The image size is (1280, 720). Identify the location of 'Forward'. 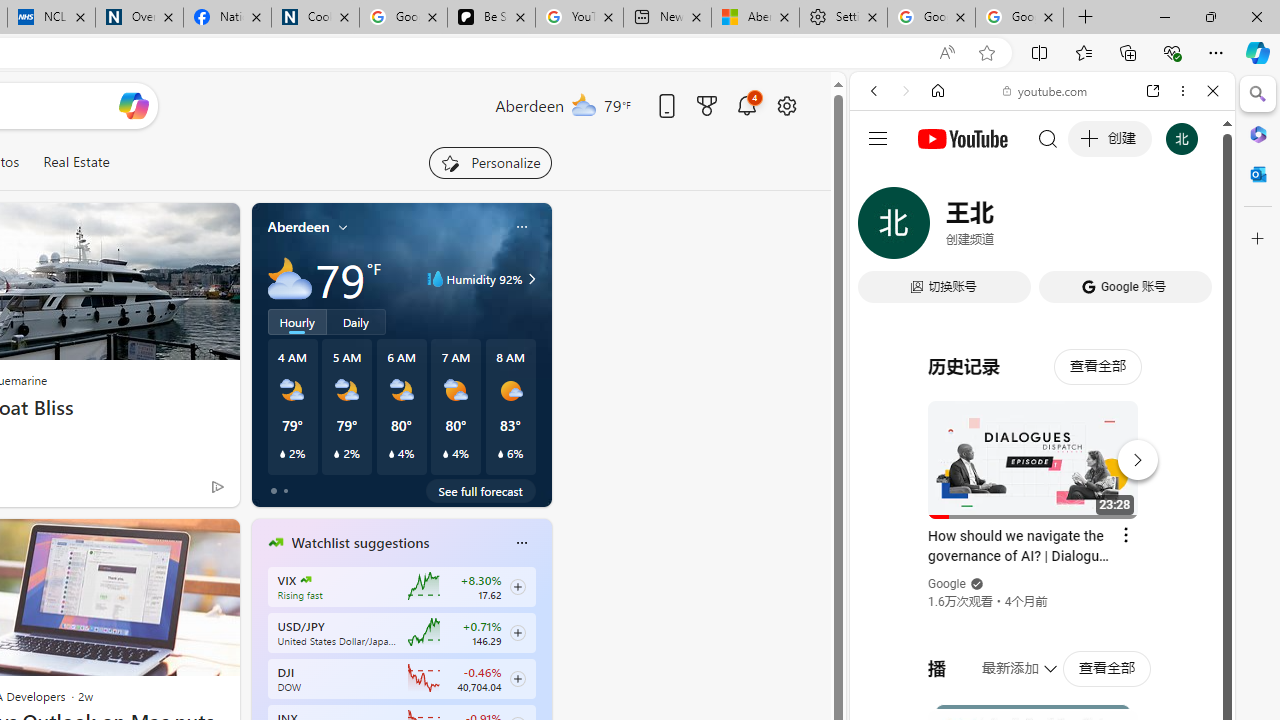
(905, 91).